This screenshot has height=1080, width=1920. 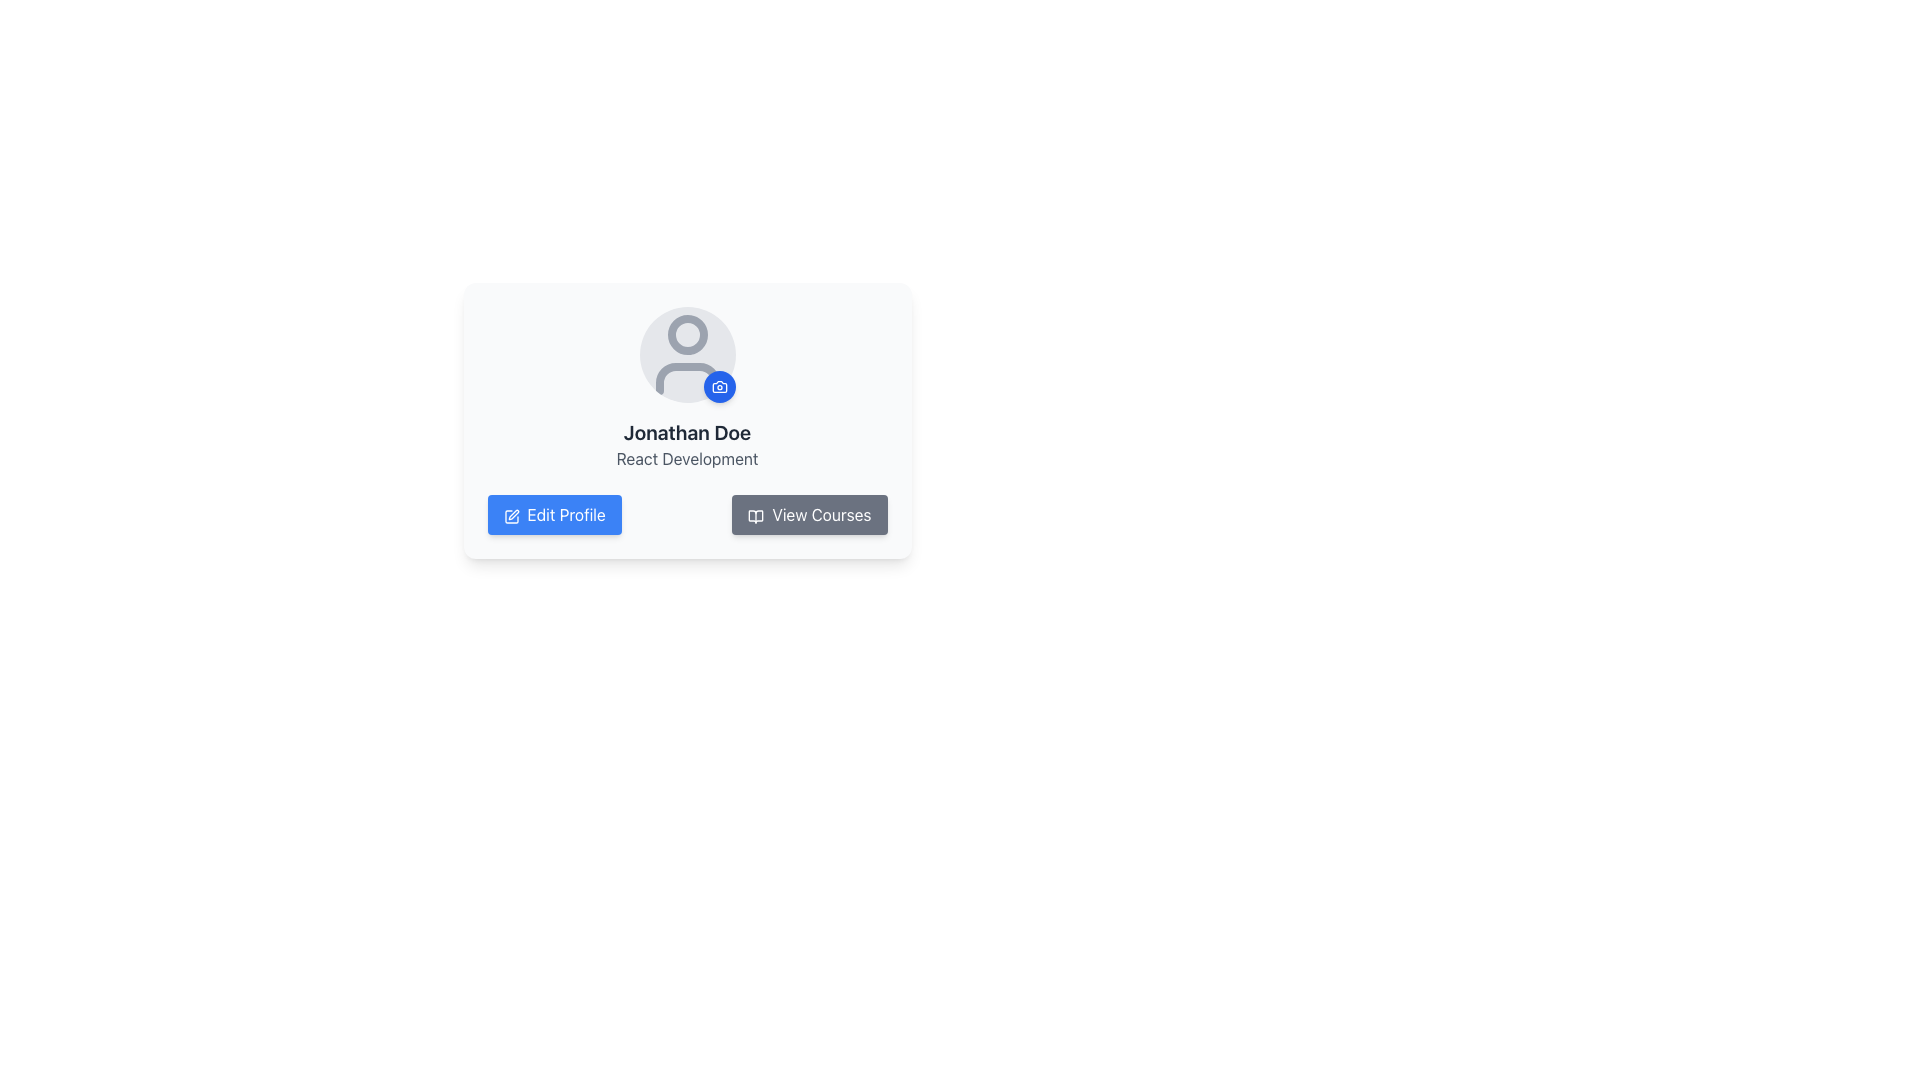 I want to click on the small white camera icon with a thin outline, located within a blue circular button at the bottom-right corner of the user profile picture, so click(x=719, y=386).